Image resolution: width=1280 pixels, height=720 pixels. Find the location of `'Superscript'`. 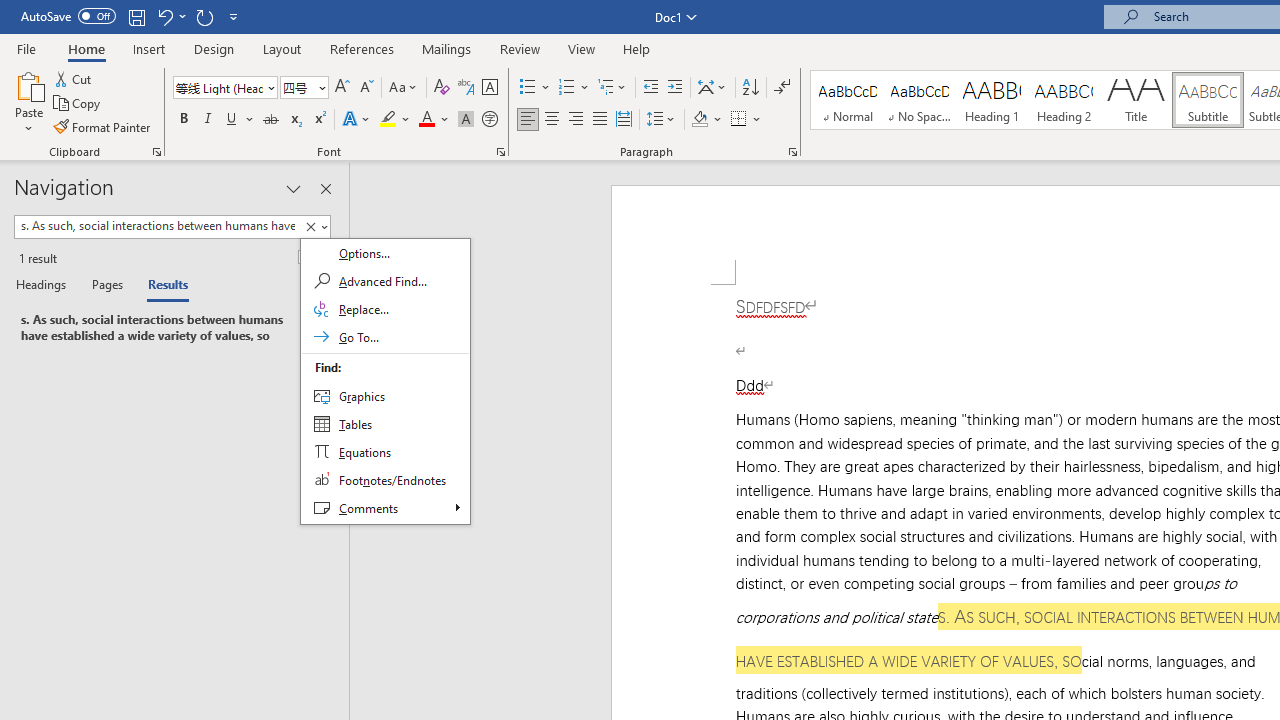

'Superscript' is located at coordinates (318, 119).